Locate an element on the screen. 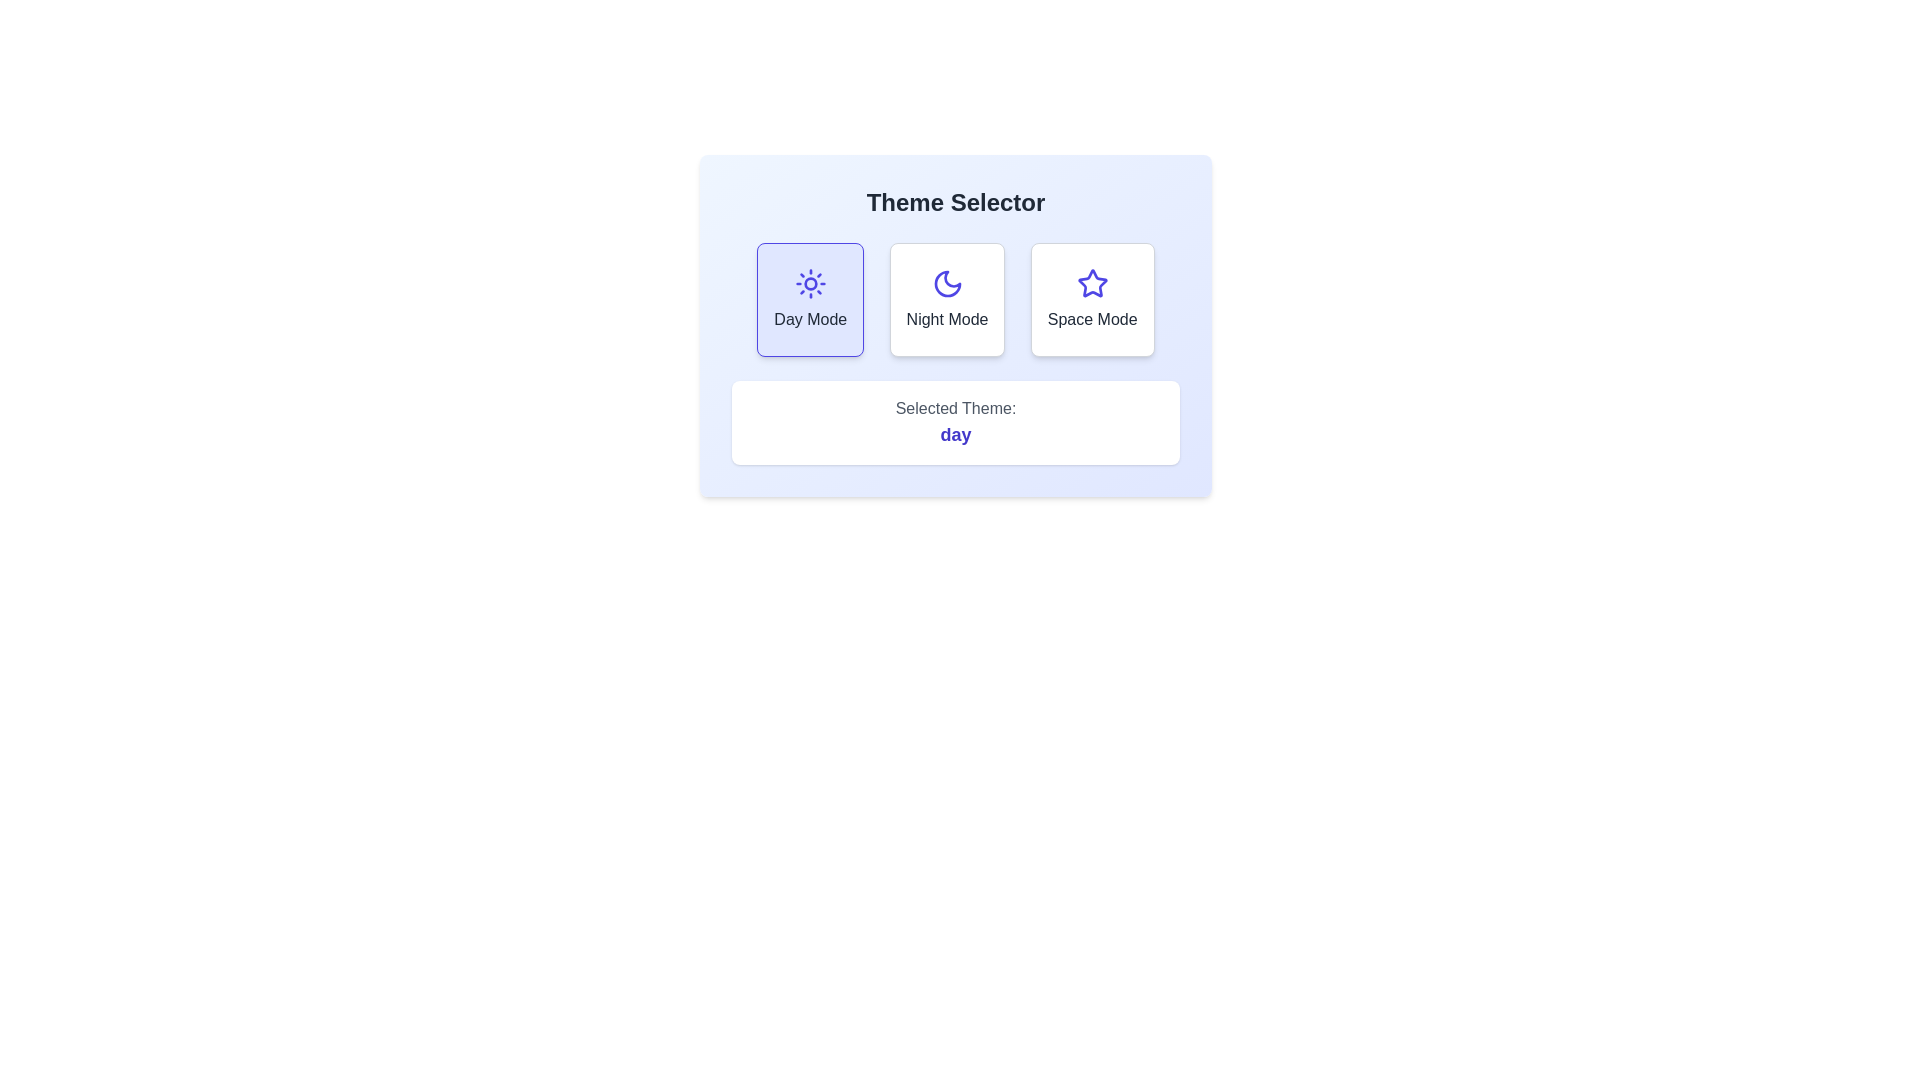 This screenshot has height=1080, width=1920. the text label reading 'Day Mode' with a gray font, which is located below the circular sun icon in the first selectable theme option within a bordered and rounded square area is located at coordinates (810, 319).